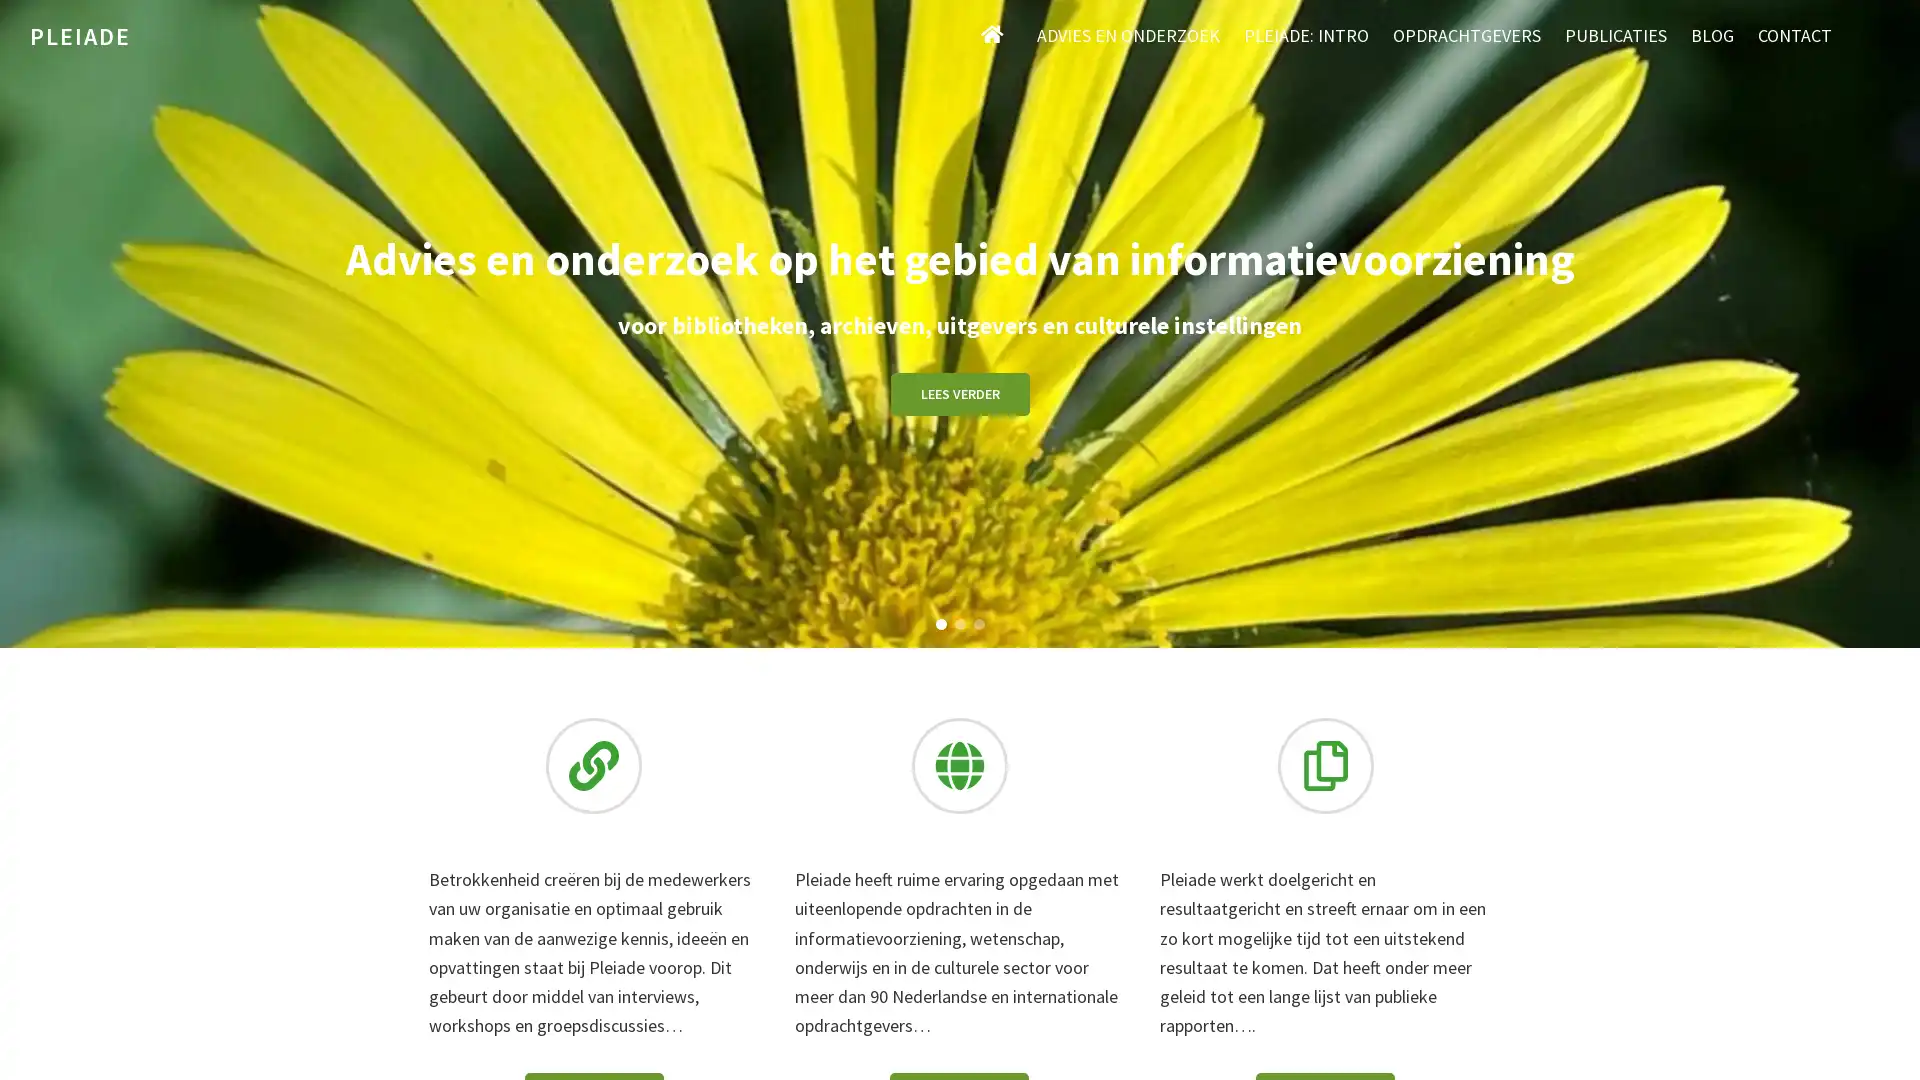 The width and height of the screenshot is (1920, 1080). What do you see at coordinates (978, 622) in the screenshot?
I see `Go to slide 3` at bounding box center [978, 622].